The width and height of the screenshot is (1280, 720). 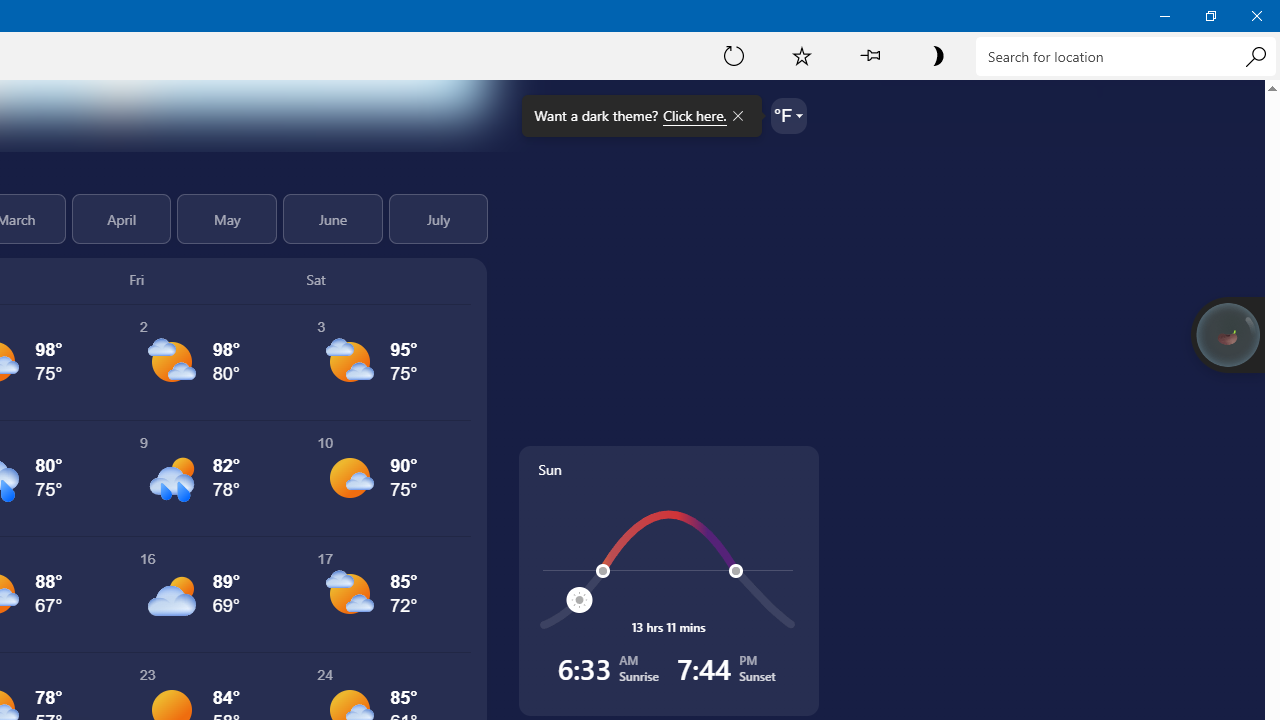 I want to click on 'Minimize Weather', so click(x=1164, y=15).